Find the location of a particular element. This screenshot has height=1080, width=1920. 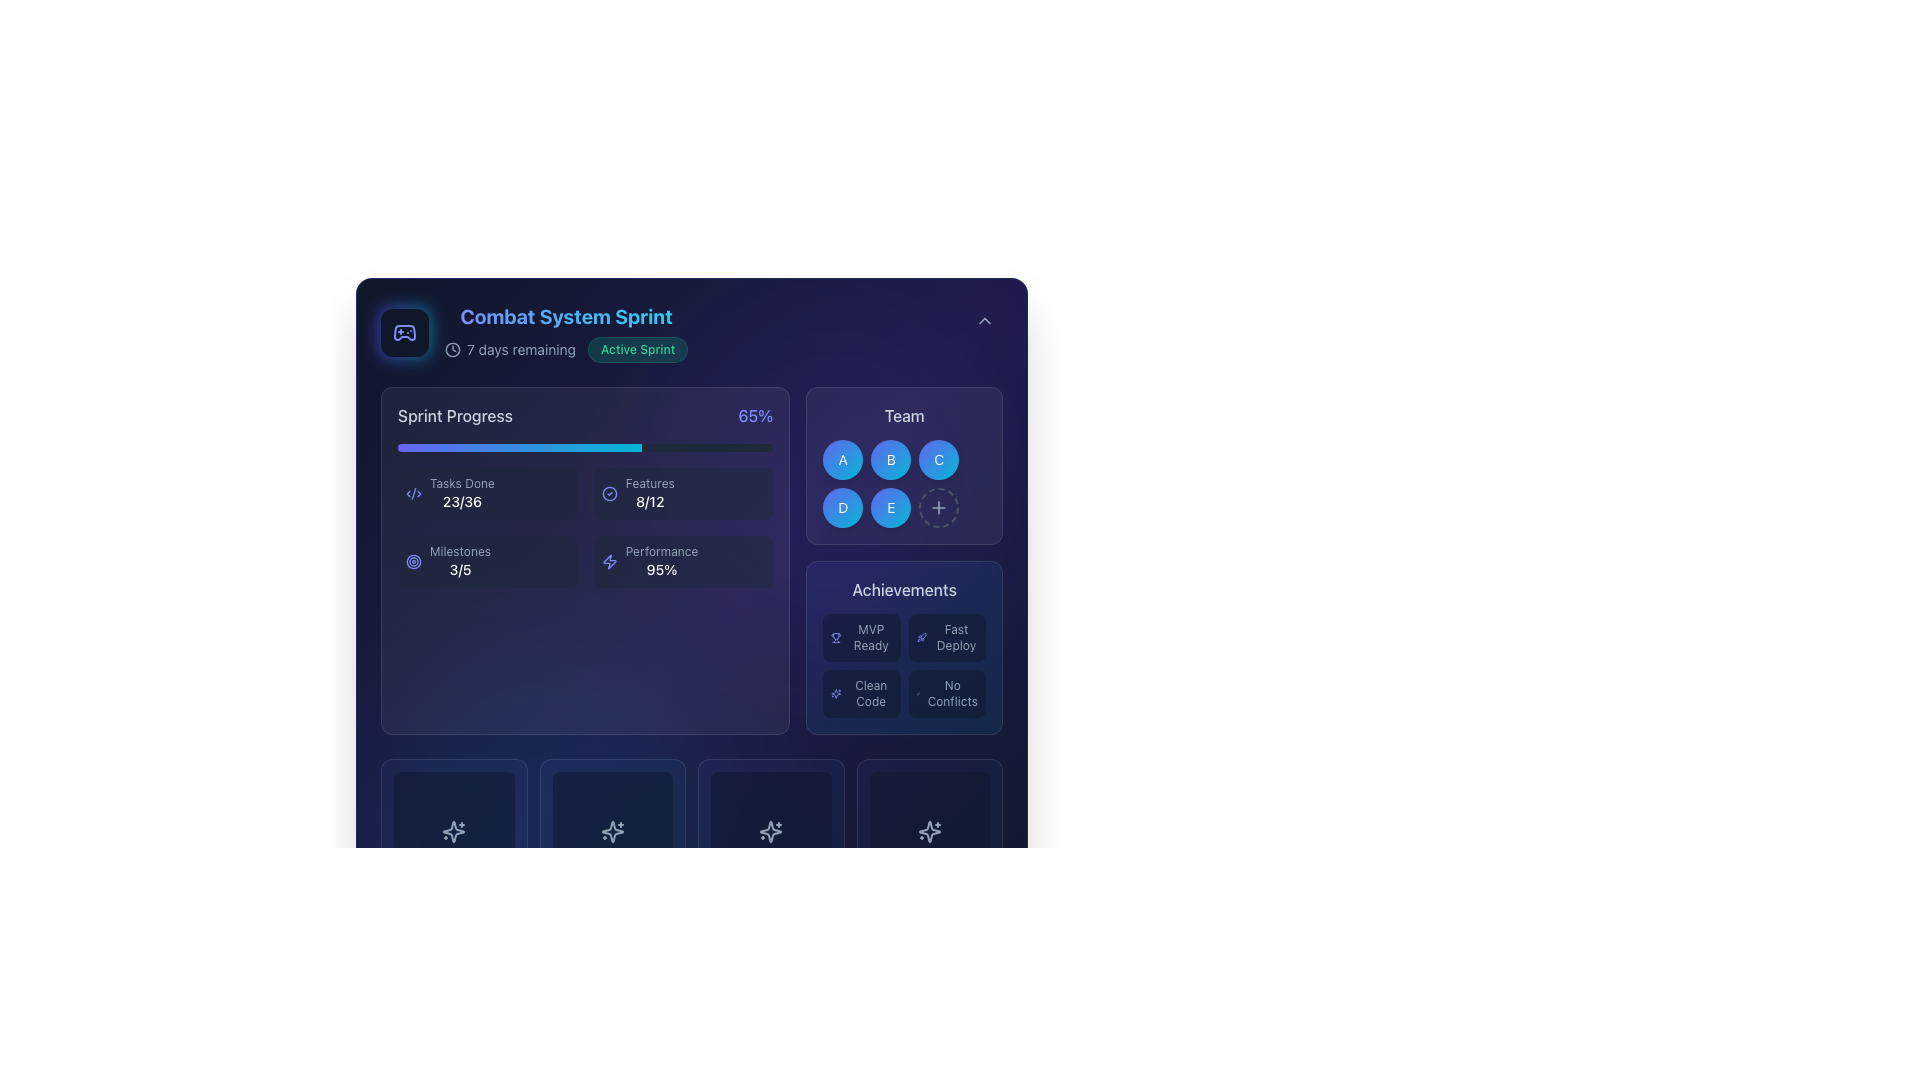

the static text label indicating '8 completed of 12 total features' located underneath the title 'Features' in the progress display card is located at coordinates (650, 500).